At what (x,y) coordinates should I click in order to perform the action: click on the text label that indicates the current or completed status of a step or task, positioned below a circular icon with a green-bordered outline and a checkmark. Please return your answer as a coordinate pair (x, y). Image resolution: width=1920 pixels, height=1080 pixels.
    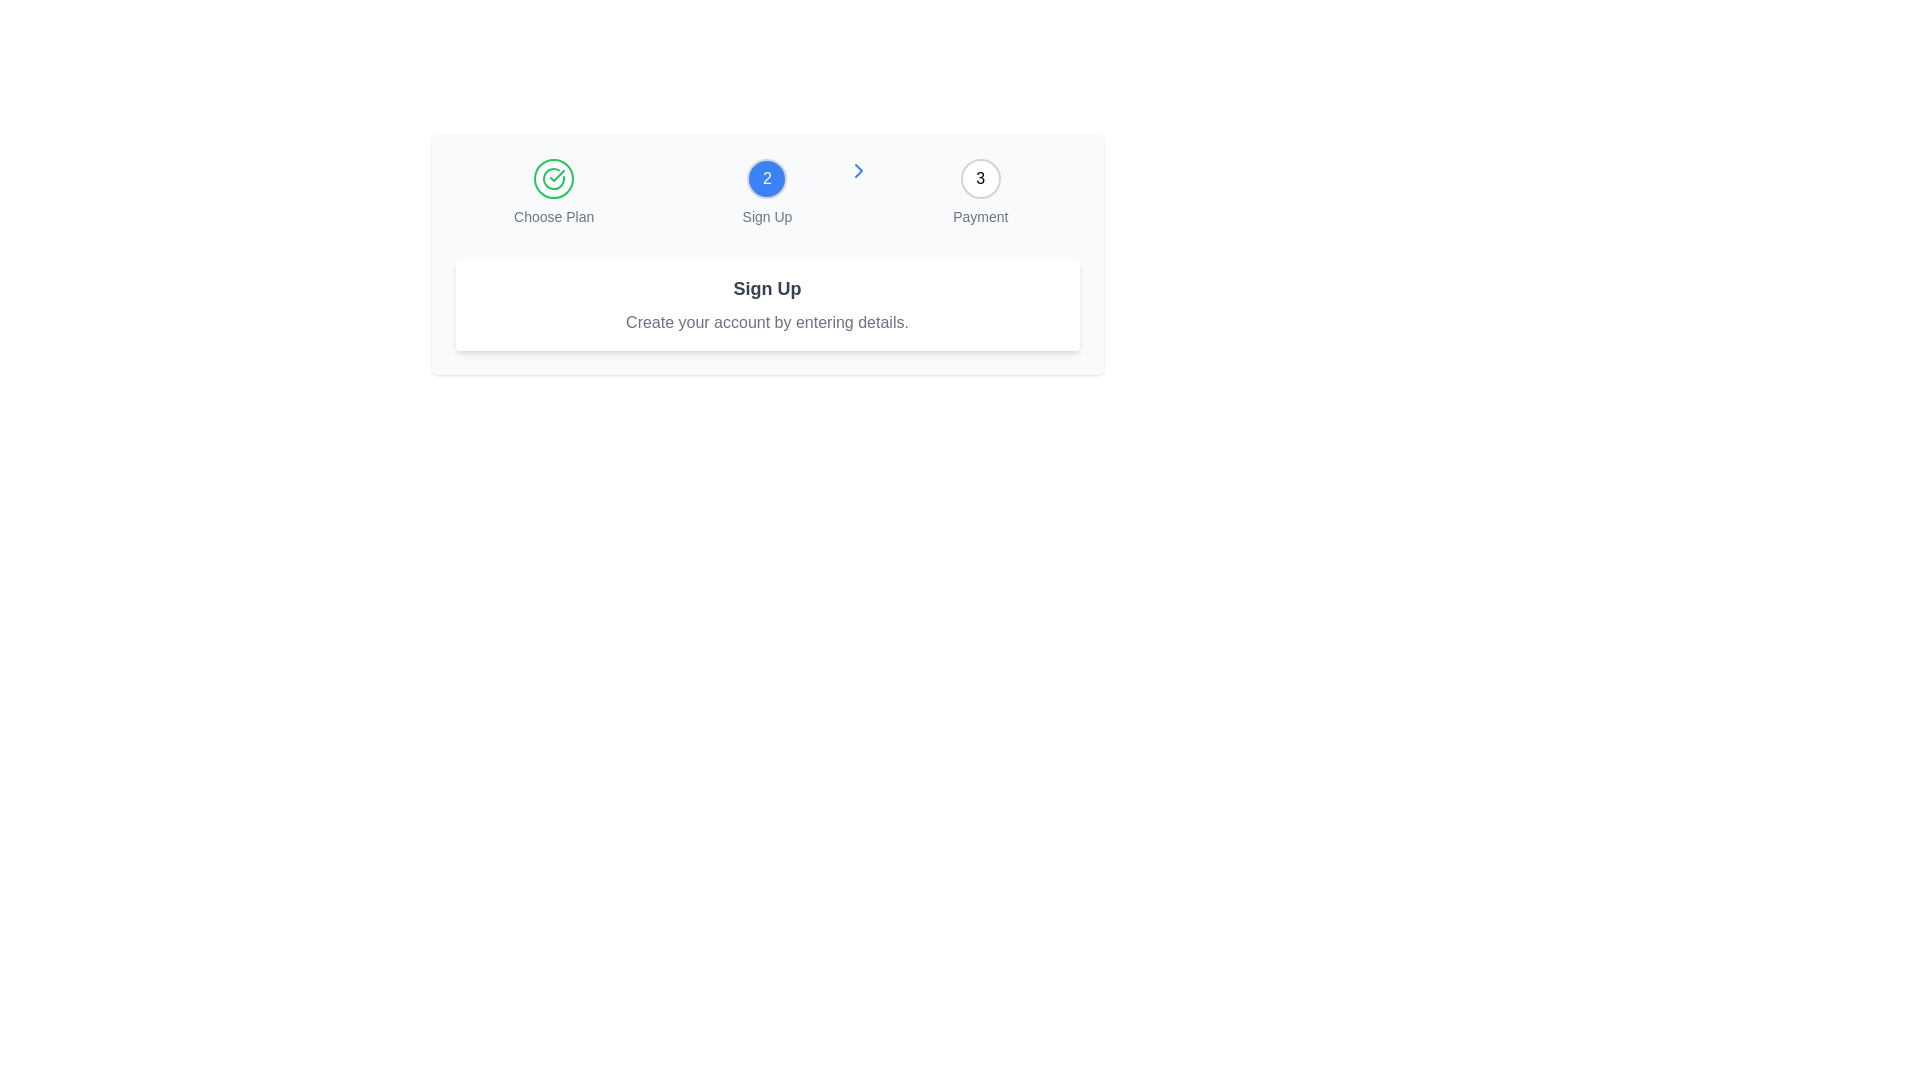
    Looking at the image, I should click on (554, 216).